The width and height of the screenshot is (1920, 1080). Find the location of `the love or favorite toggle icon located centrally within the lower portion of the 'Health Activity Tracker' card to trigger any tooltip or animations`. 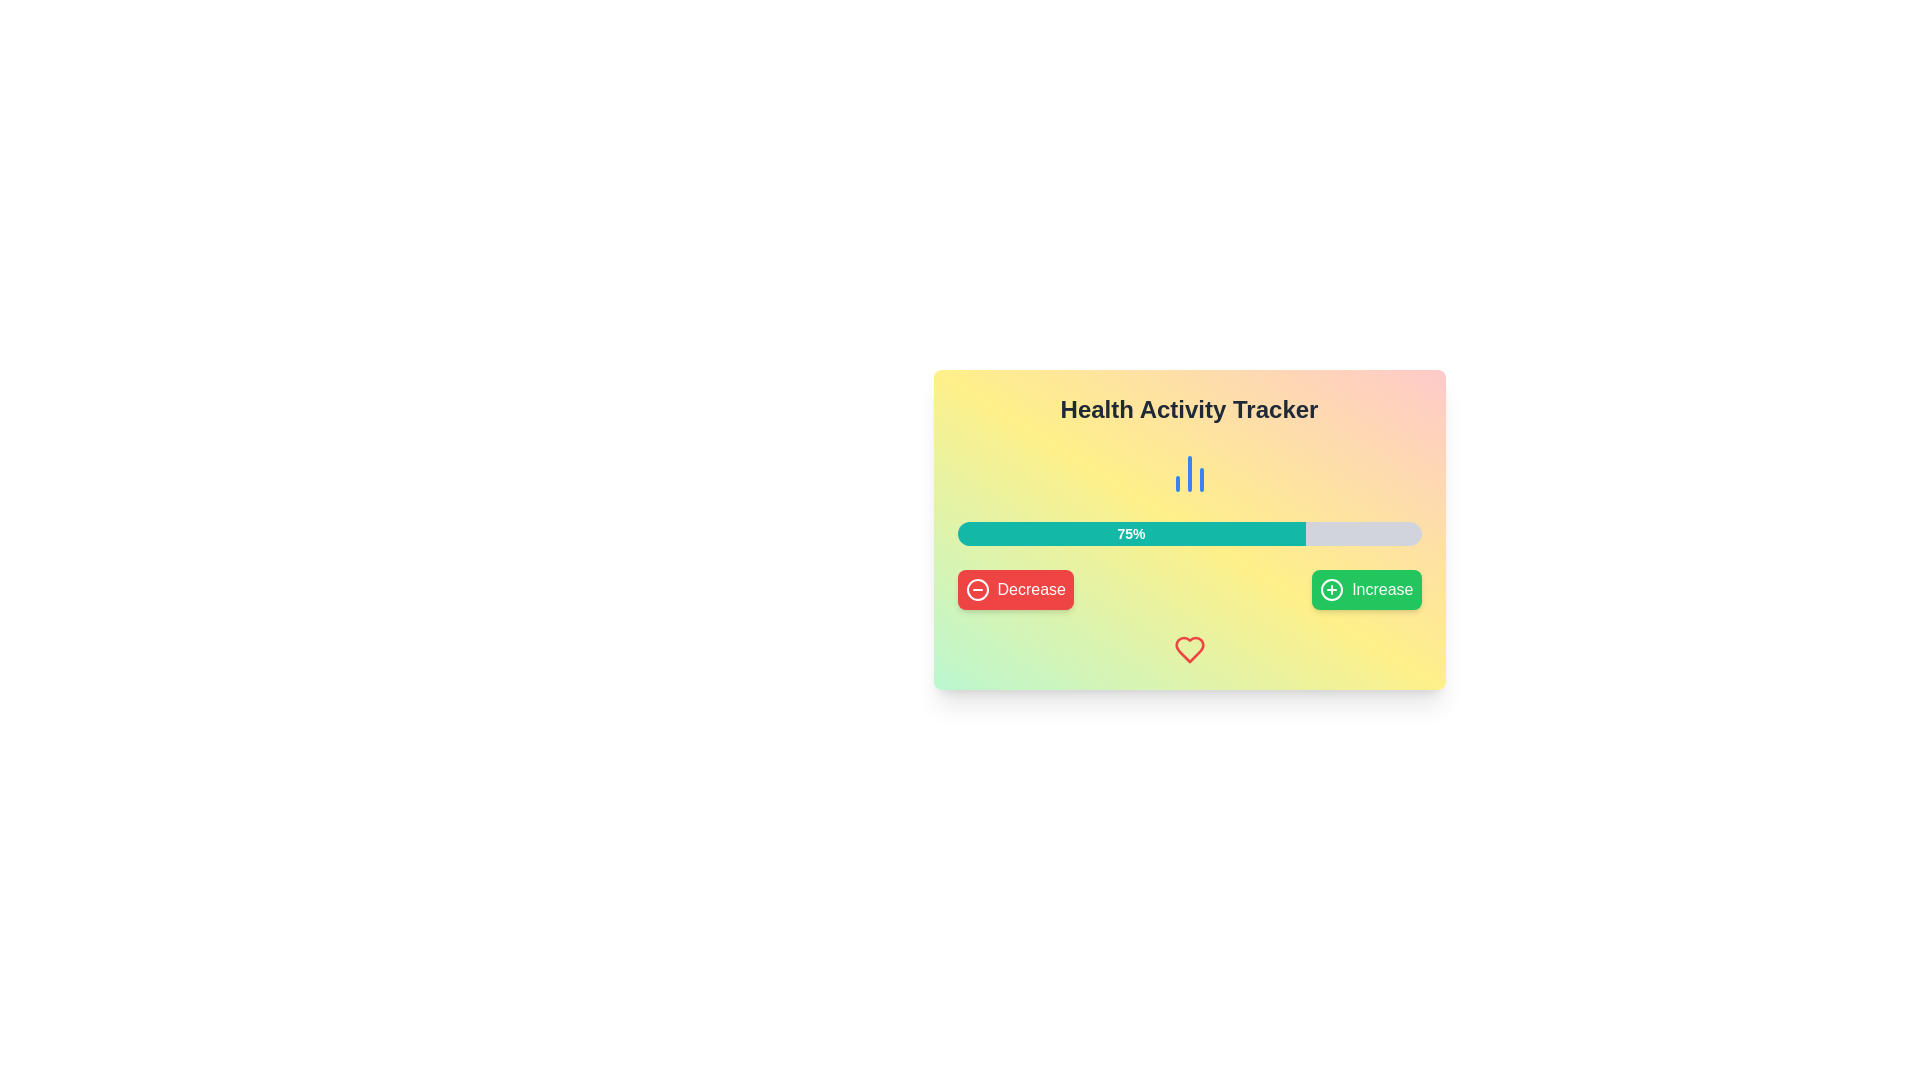

the love or favorite toggle icon located centrally within the lower portion of the 'Health Activity Tracker' card to trigger any tooltip or animations is located at coordinates (1189, 650).